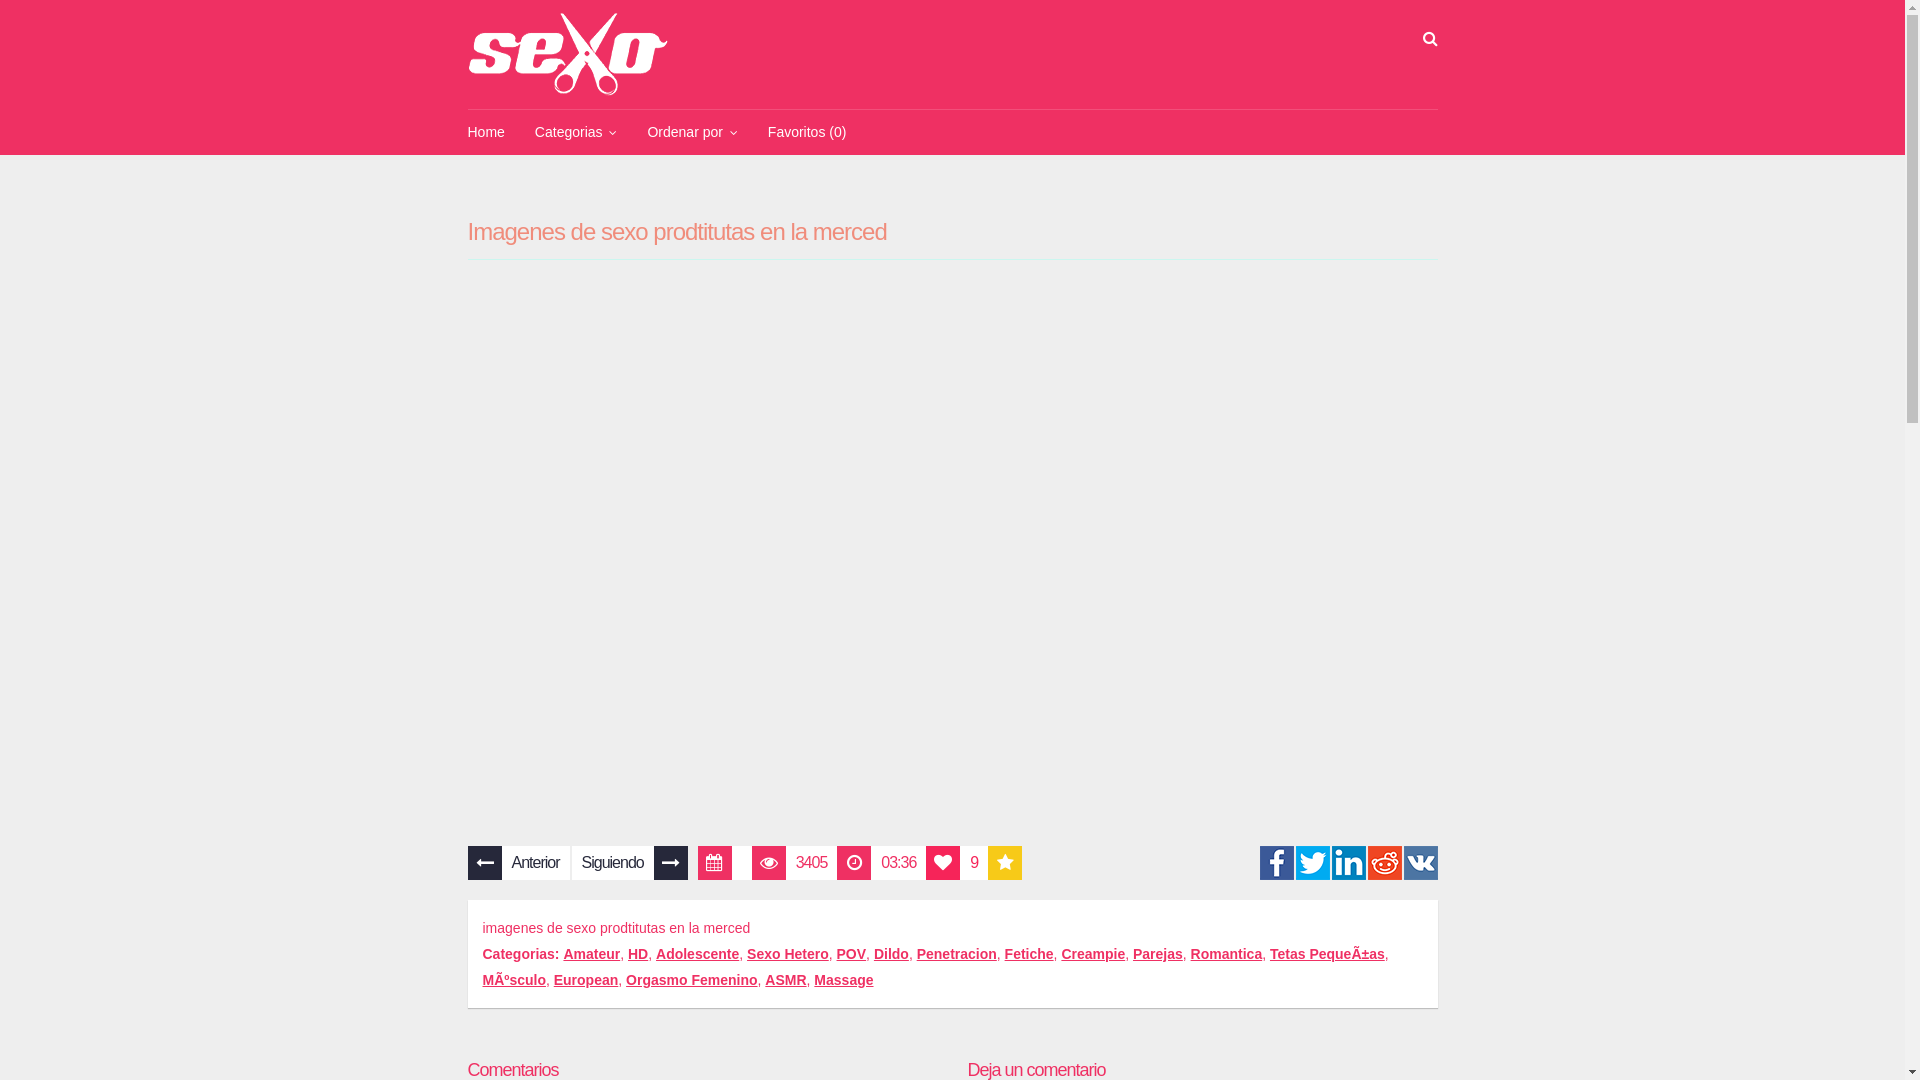  Describe the element at coordinates (518, 862) in the screenshot. I see `'Anterior'` at that location.